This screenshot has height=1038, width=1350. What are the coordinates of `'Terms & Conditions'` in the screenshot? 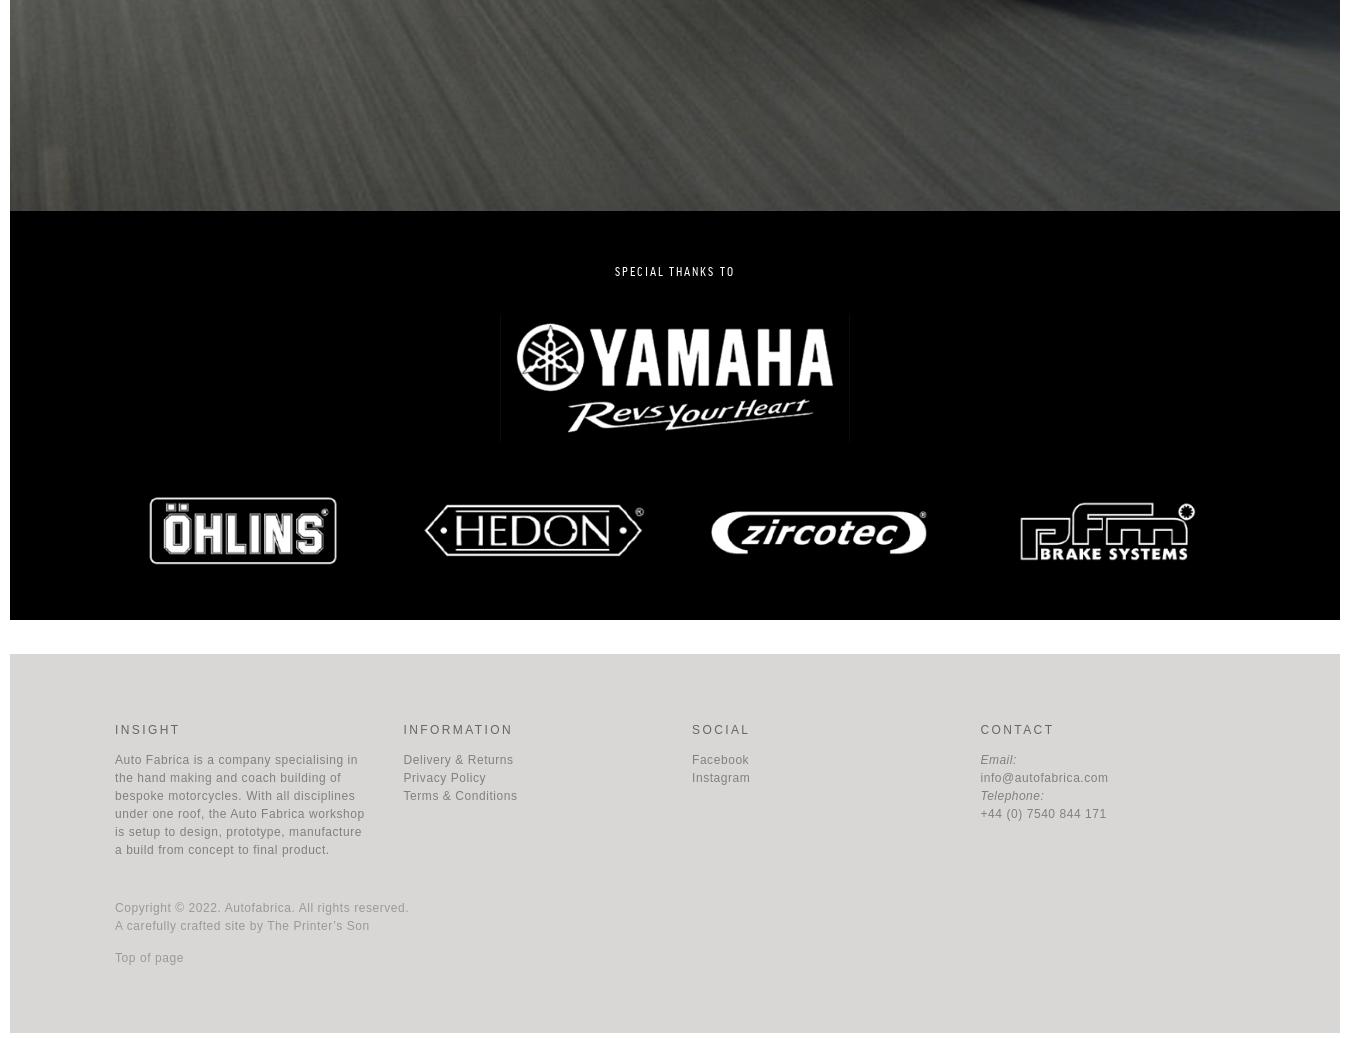 It's located at (458, 795).